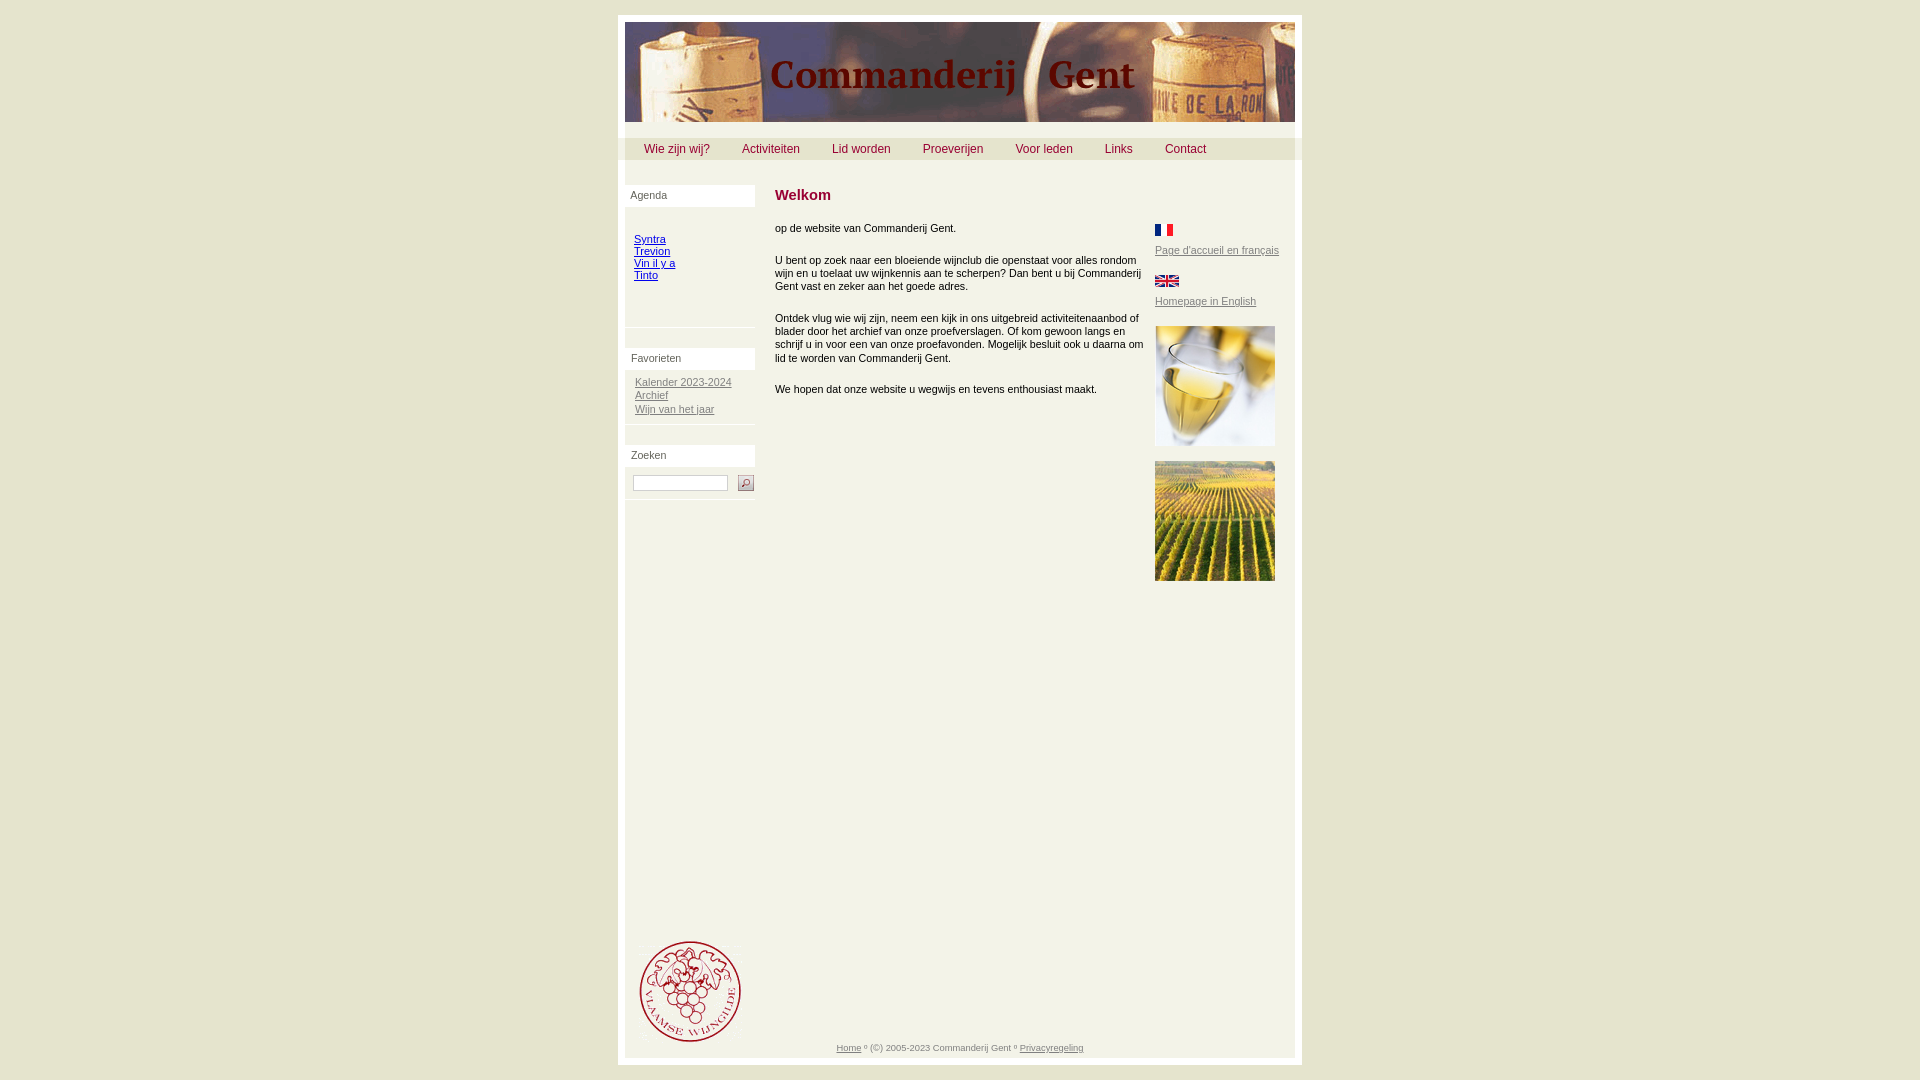 Image resolution: width=1920 pixels, height=1080 pixels. I want to click on 'Voor leden', so click(1042, 148).